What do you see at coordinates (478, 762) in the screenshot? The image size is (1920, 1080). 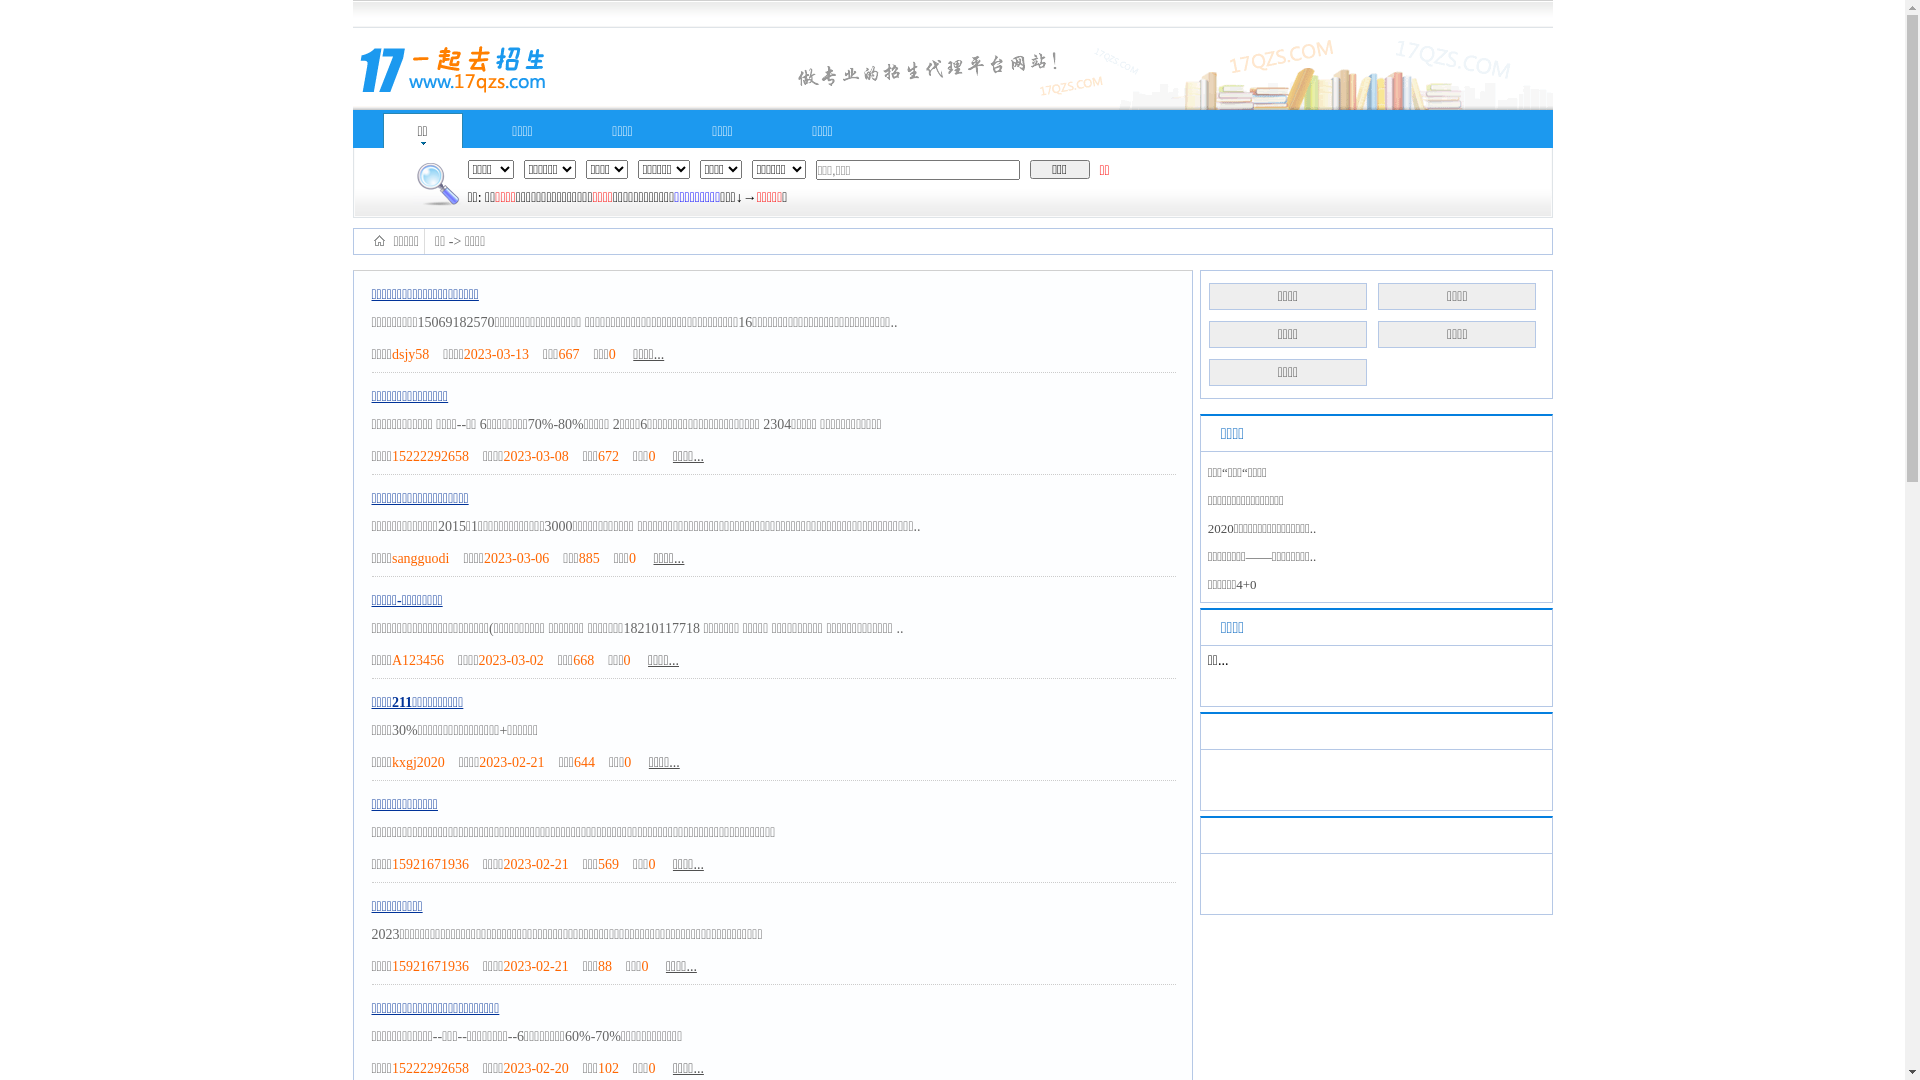 I see `'2023-02-21'` at bounding box center [478, 762].